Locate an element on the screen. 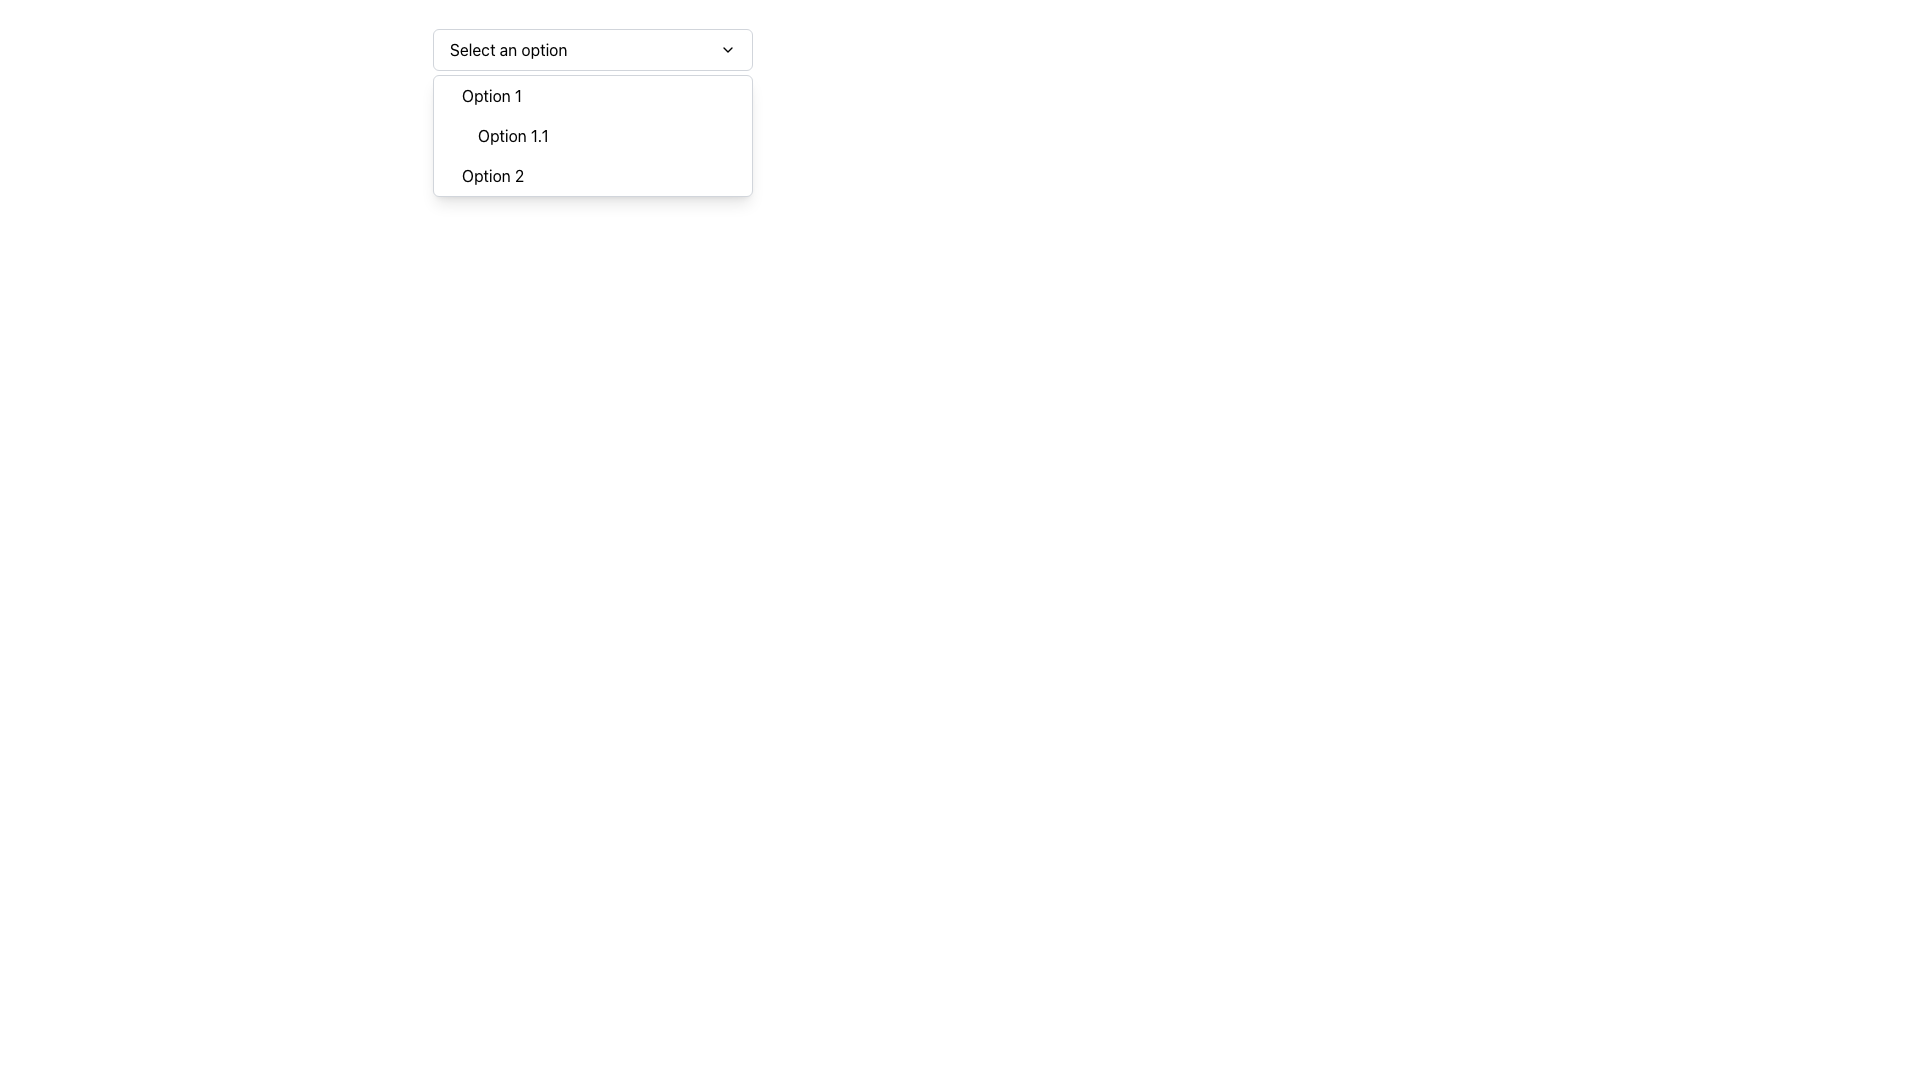 This screenshot has height=1080, width=1920. the downward-facing chevron icon next to the 'Select an option' text field is located at coordinates (727, 49).